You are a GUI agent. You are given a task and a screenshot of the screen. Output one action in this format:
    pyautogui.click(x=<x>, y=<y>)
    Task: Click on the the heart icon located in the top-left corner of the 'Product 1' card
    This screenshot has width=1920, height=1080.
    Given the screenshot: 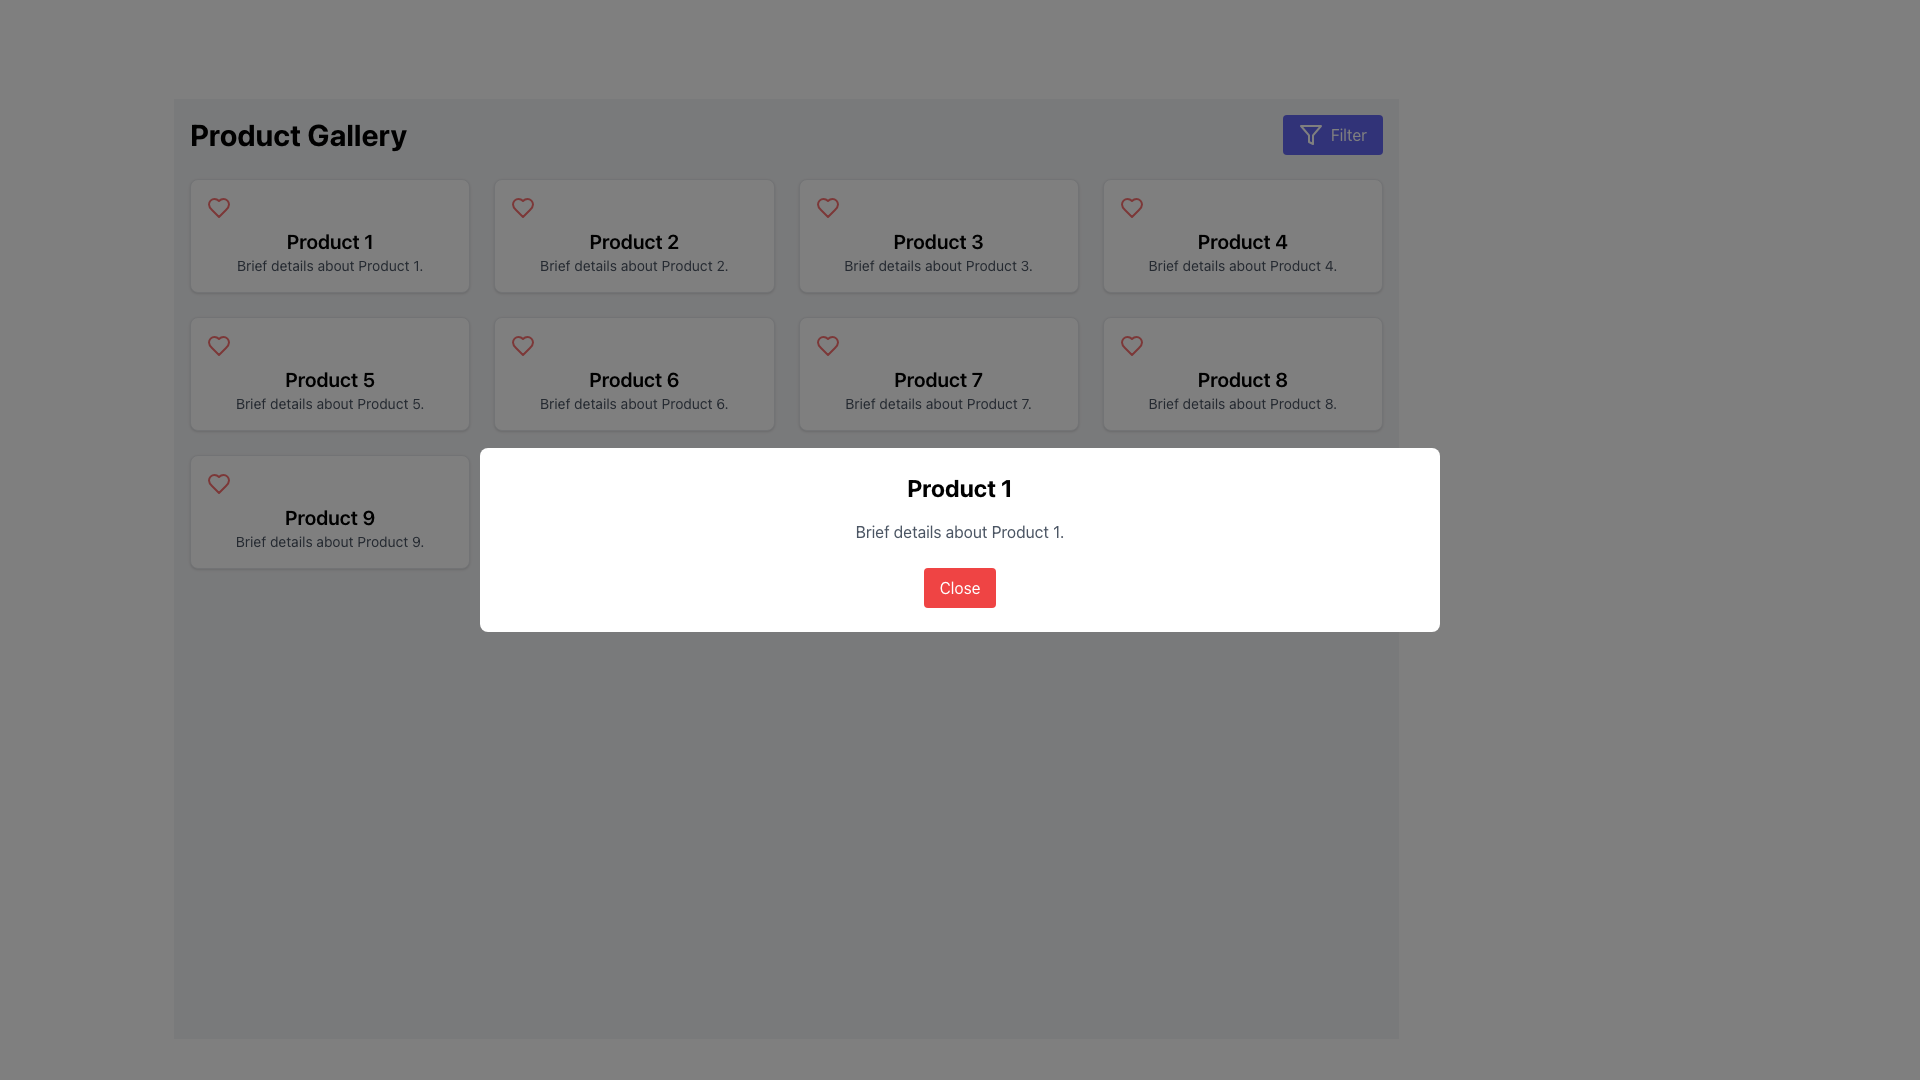 What is the action you would take?
    pyautogui.click(x=219, y=208)
    